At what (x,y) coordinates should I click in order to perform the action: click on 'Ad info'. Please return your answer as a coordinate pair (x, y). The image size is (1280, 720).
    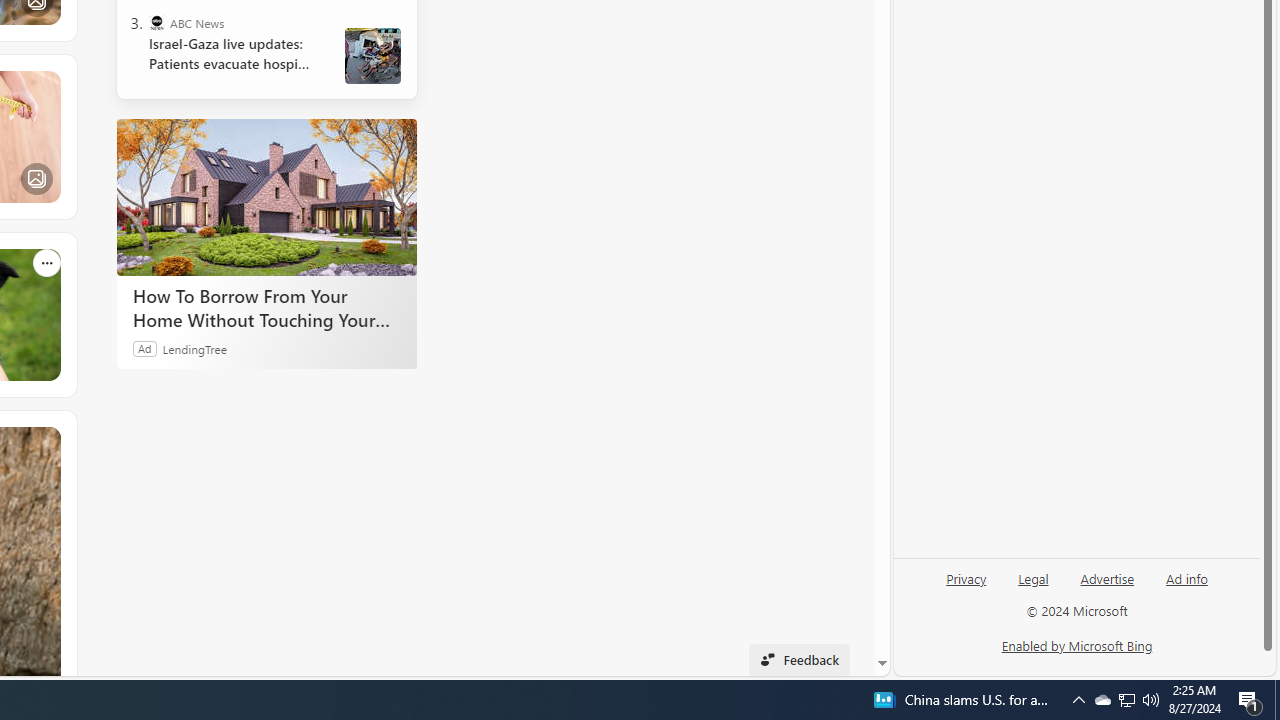
    Looking at the image, I should click on (1187, 577).